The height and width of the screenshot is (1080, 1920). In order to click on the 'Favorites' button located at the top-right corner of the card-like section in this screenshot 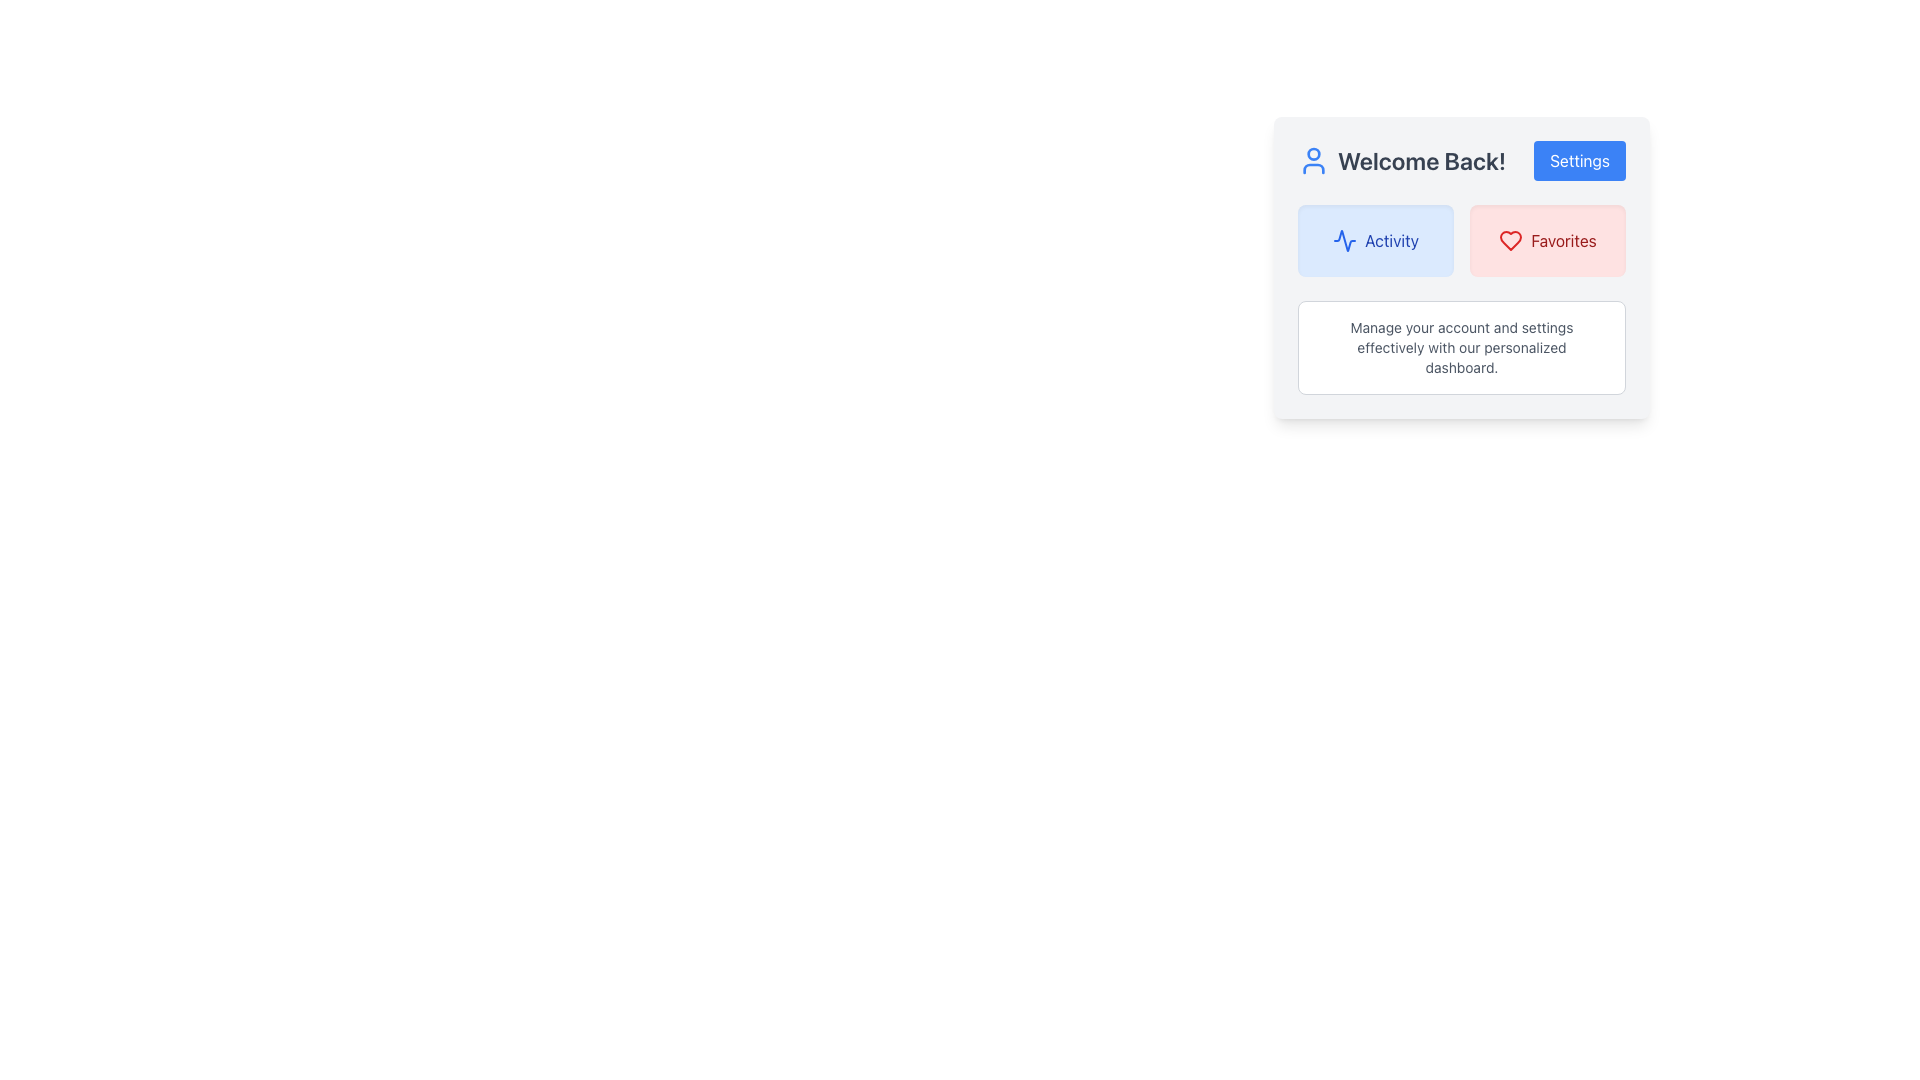, I will do `click(1547, 239)`.